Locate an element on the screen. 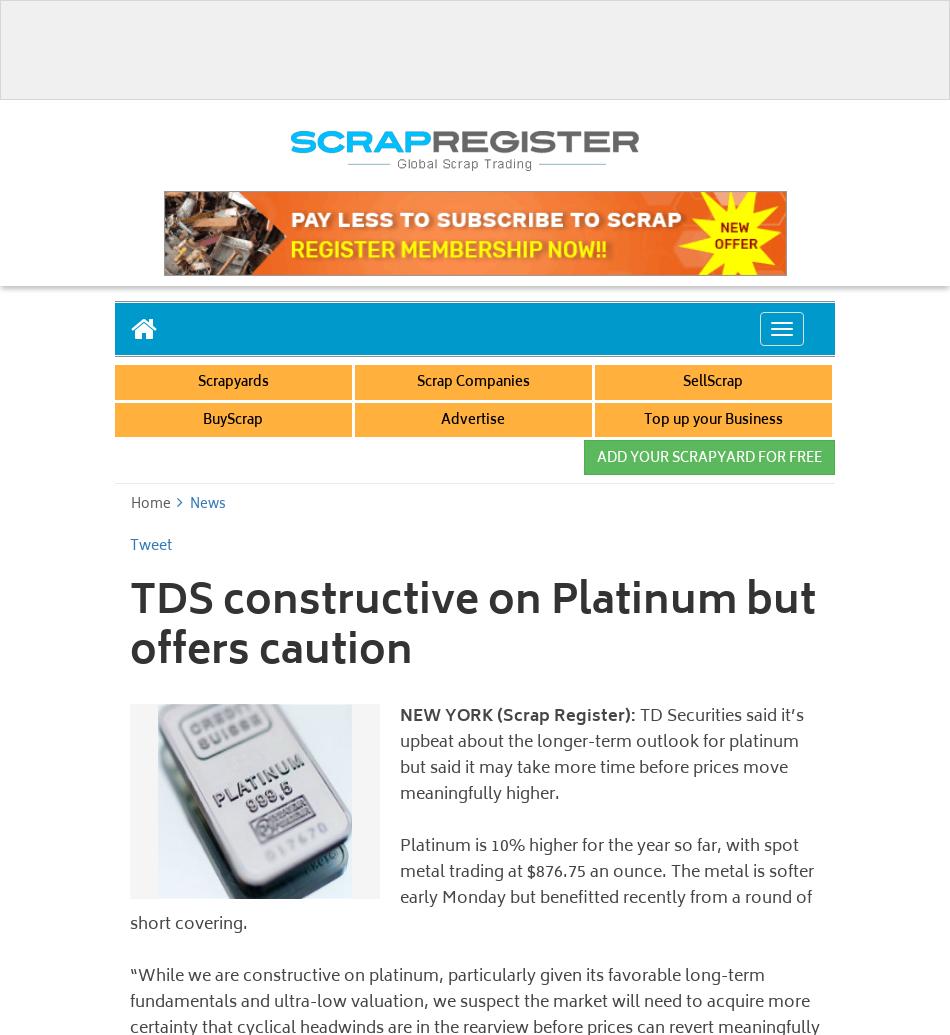 Image resolution: width=950 pixels, height=1035 pixels. 'Scrapyards' is located at coordinates (232, 383).